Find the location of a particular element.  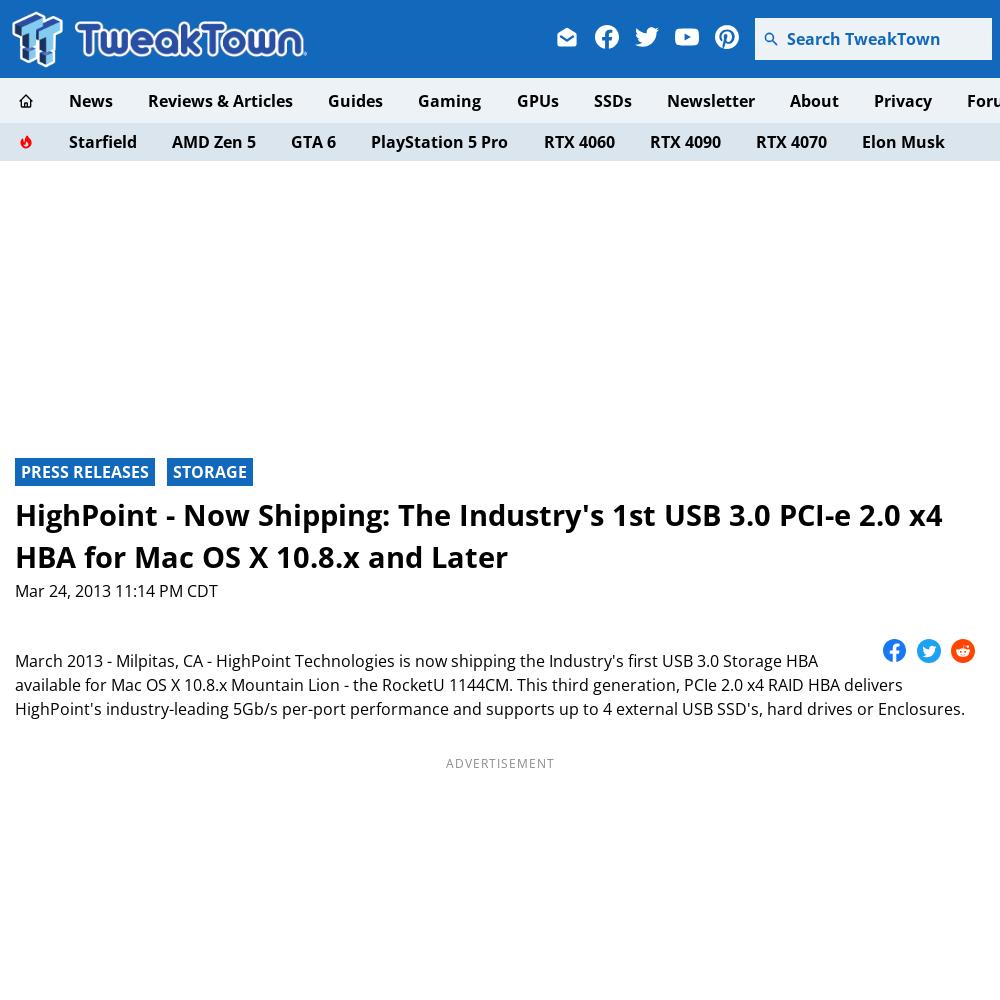

'Mar 24, 2013 11:14 PM CDT' is located at coordinates (115, 590).